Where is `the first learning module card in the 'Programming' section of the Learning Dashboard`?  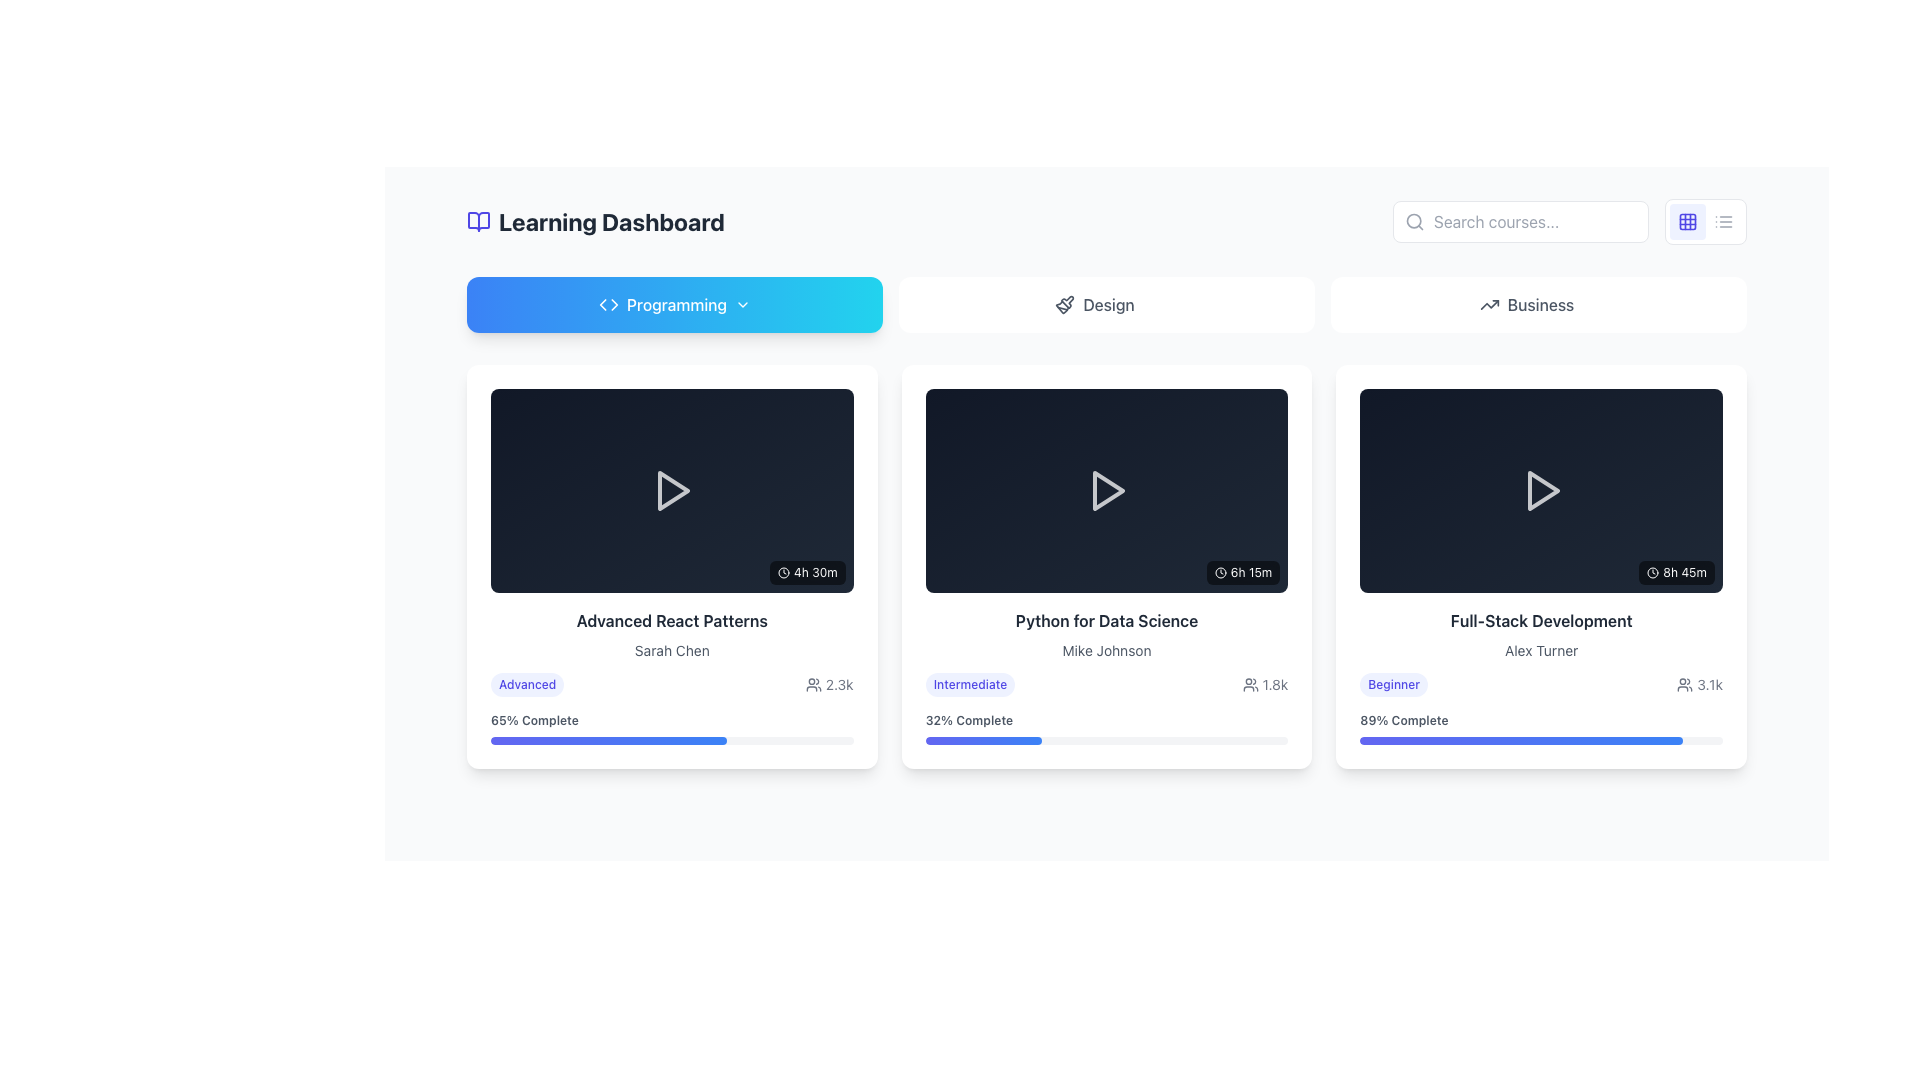 the first learning module card in the 'Programming' section of the Learning Dashboard is located at coordinates (672, 567).